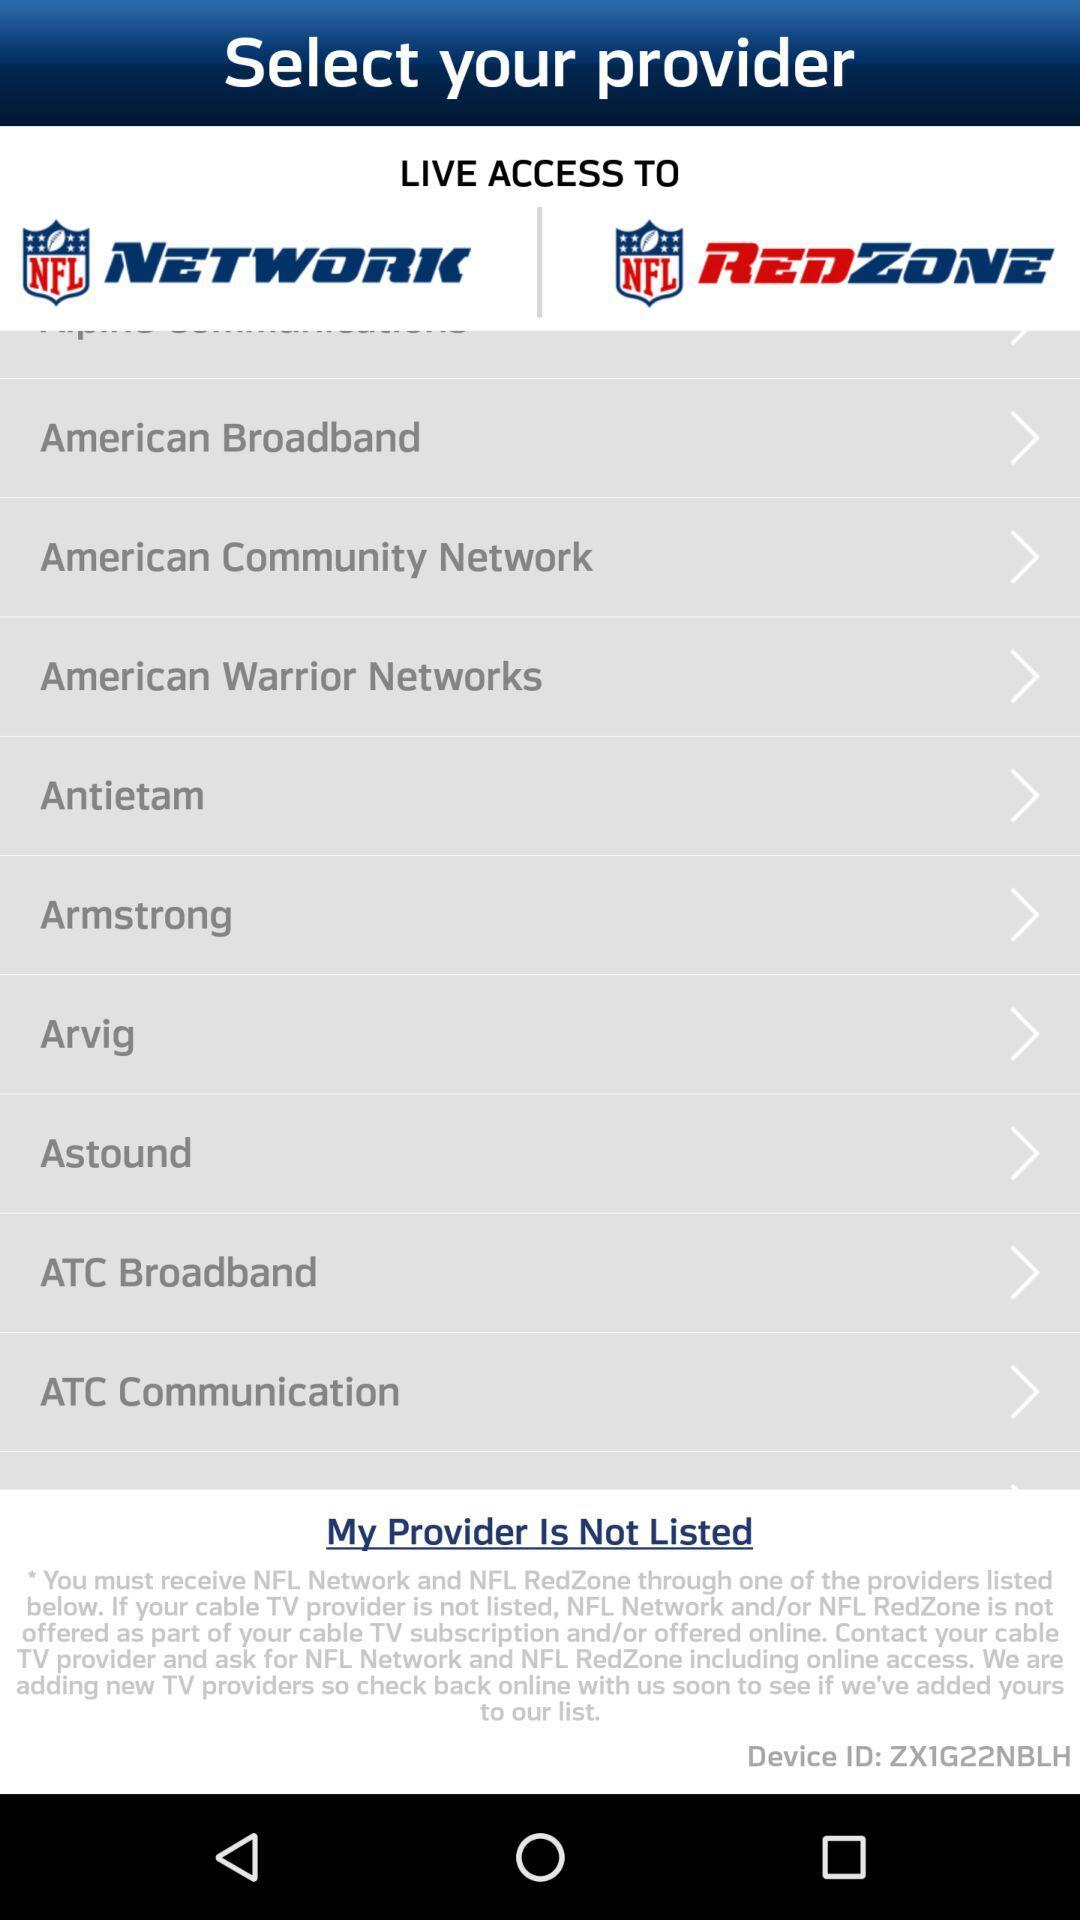 This screenshot has height=1920, width=1080. I want to click on network which is before redzone on the page, so click(245, 261).